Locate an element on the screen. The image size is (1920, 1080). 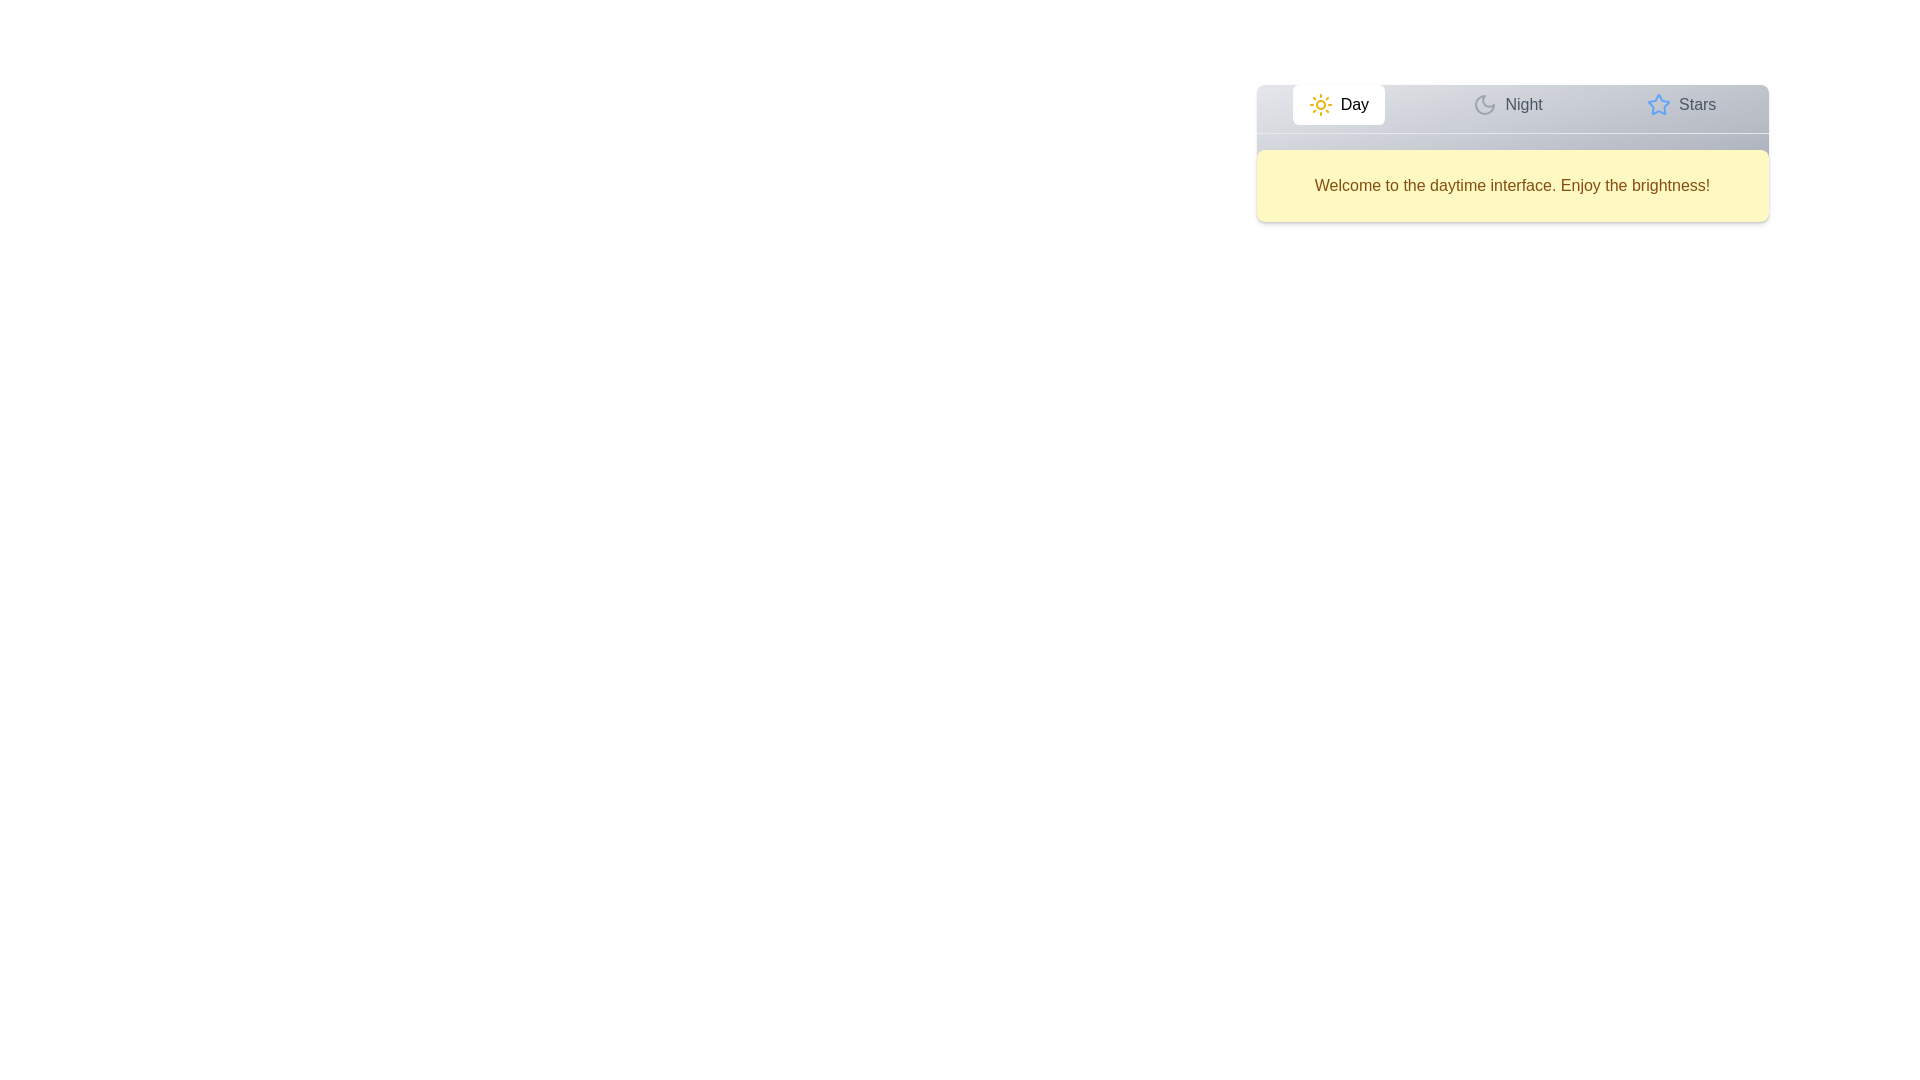
the Night tab is located at coordinates (1507, 104).